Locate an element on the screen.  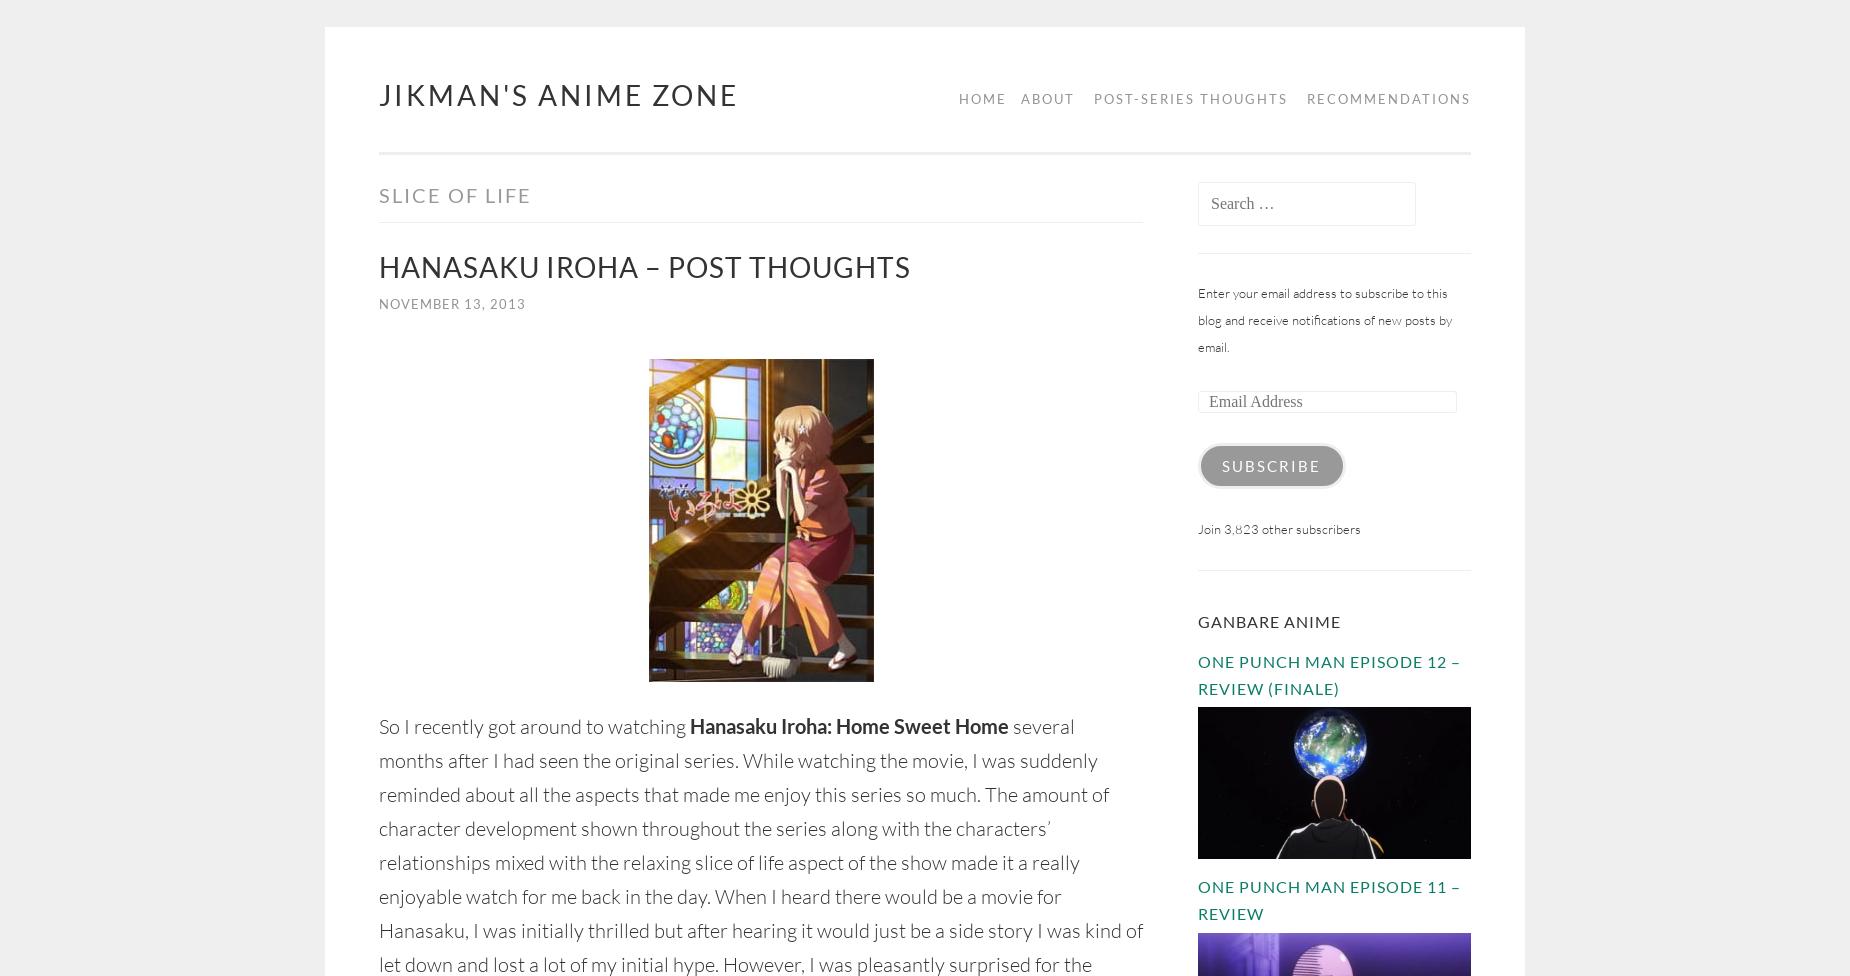
'Hanasaku Iroha: Home Sweet Home' is located at coordinates (849, 725).